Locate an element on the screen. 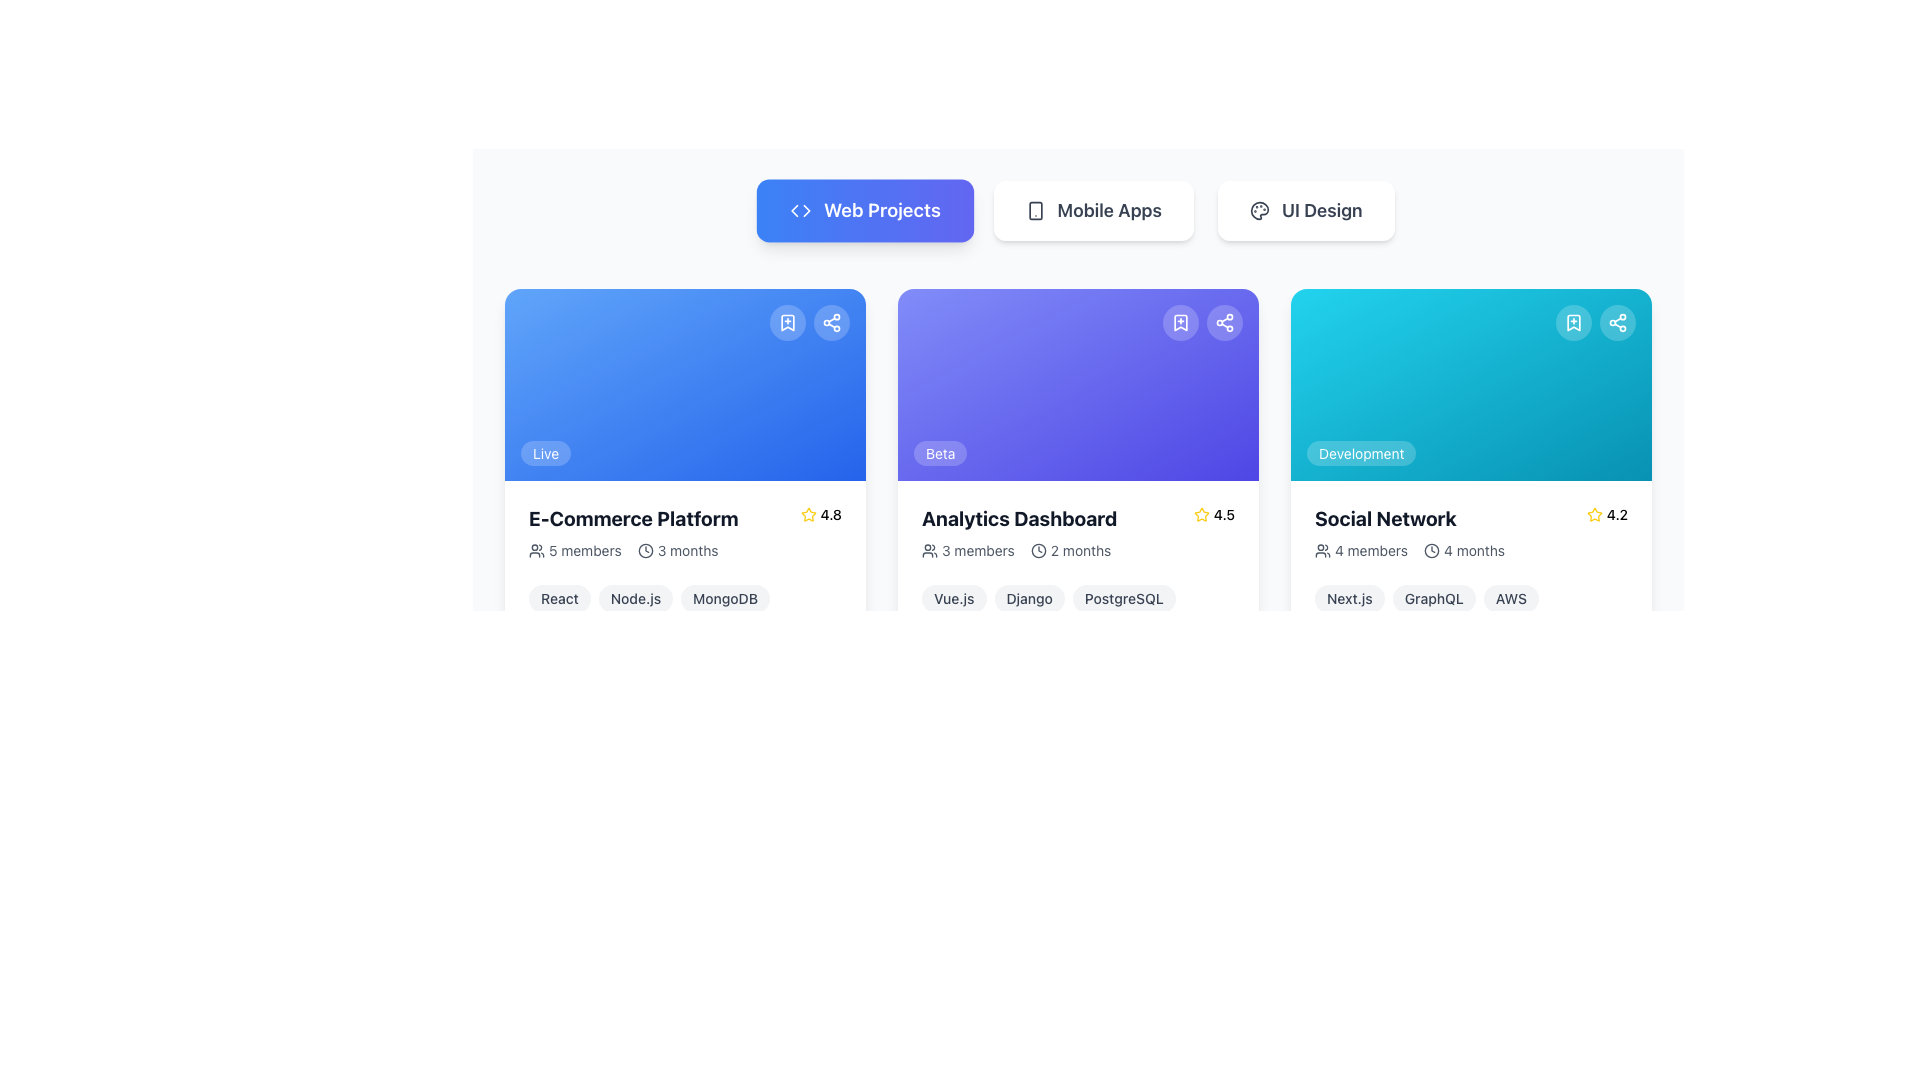 The height and width of the screenshot is (1080, 1920). the text label indicating the duration since the 'Social Network' project began, which displays '4 months' and is located under the 'Web Projects' category is located at coordinates (1474, 551).